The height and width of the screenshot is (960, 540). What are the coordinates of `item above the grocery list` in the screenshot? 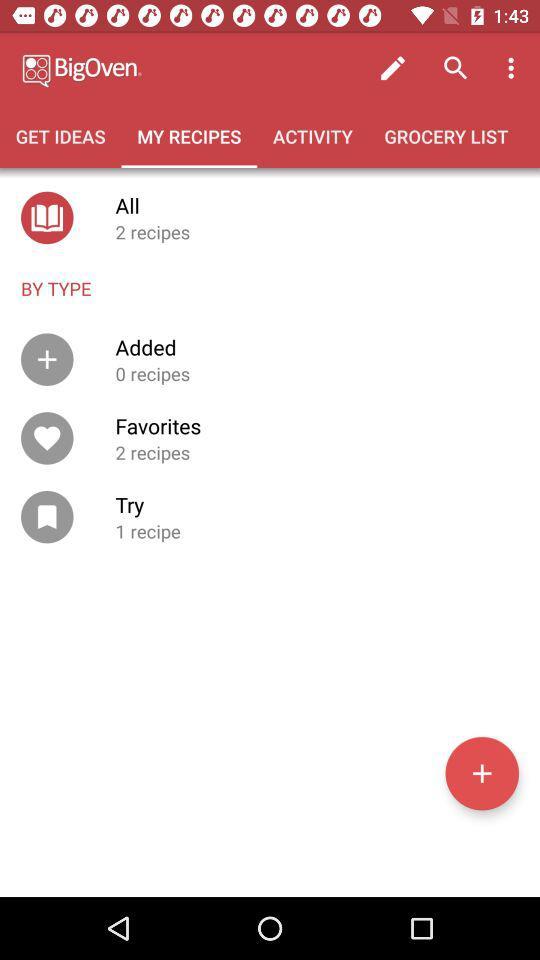 It's located at (393, 68).